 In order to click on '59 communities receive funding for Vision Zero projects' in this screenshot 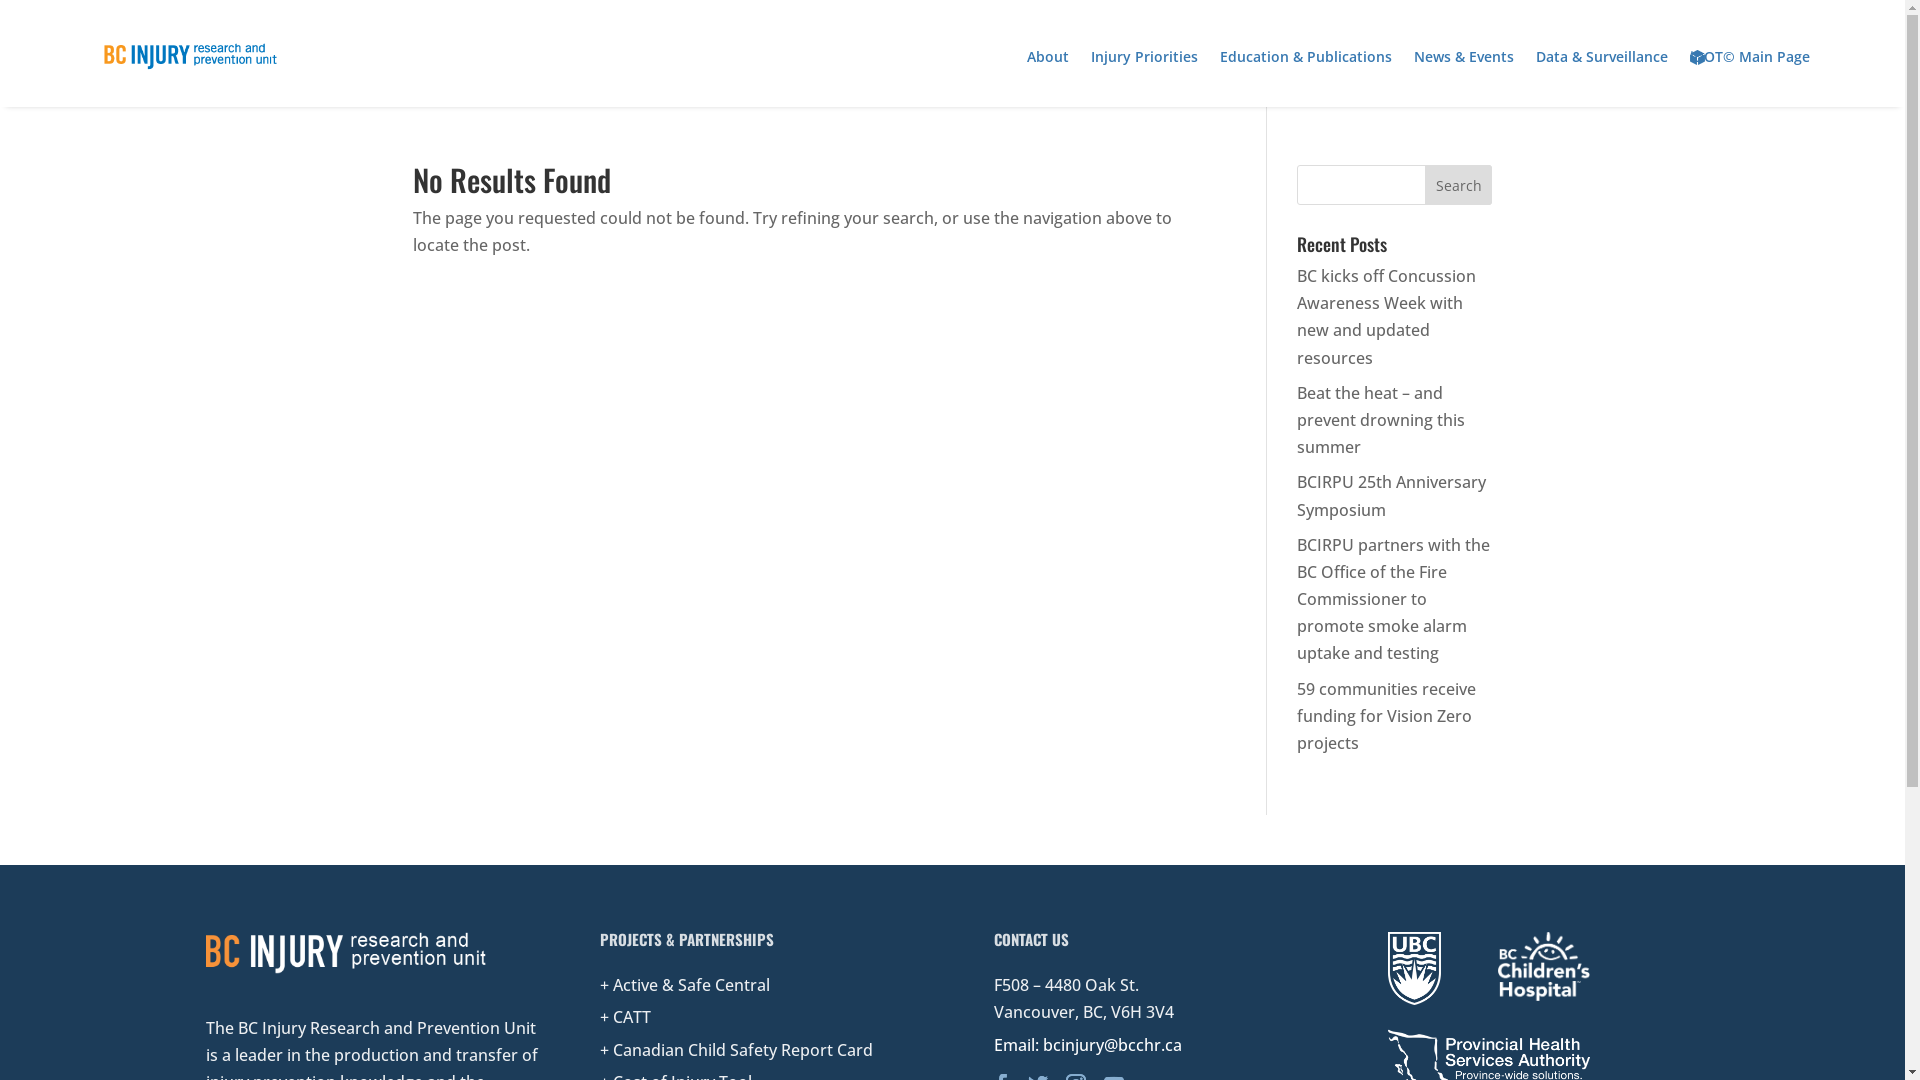, I will do `click(1385, 715)`.